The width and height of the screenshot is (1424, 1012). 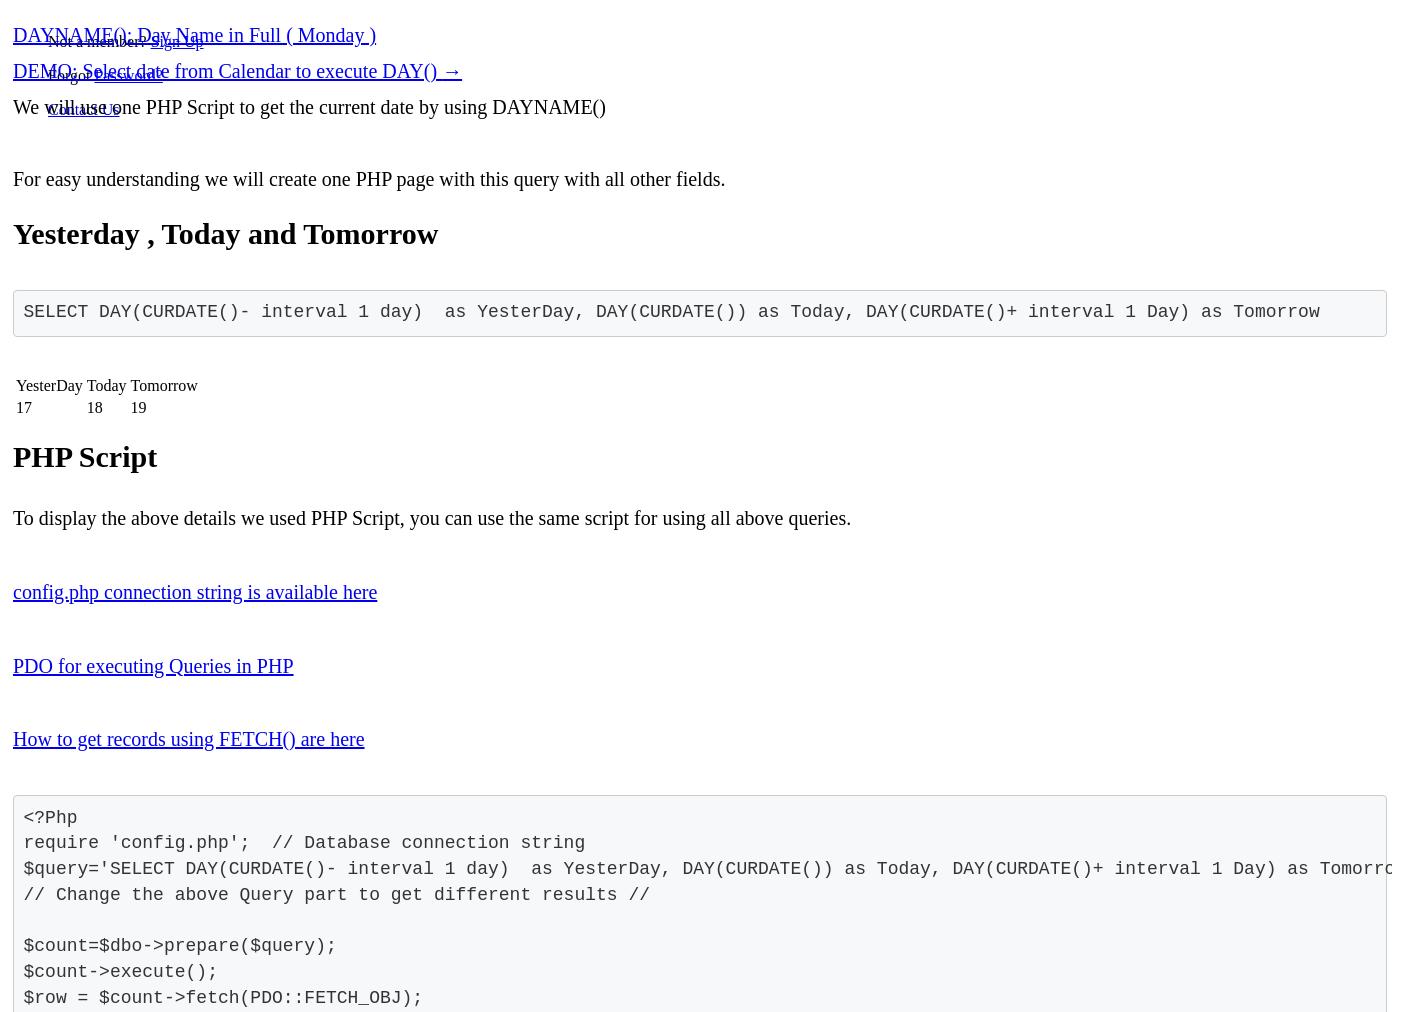 I want to click on 'Today', so click(x=105, y=385).